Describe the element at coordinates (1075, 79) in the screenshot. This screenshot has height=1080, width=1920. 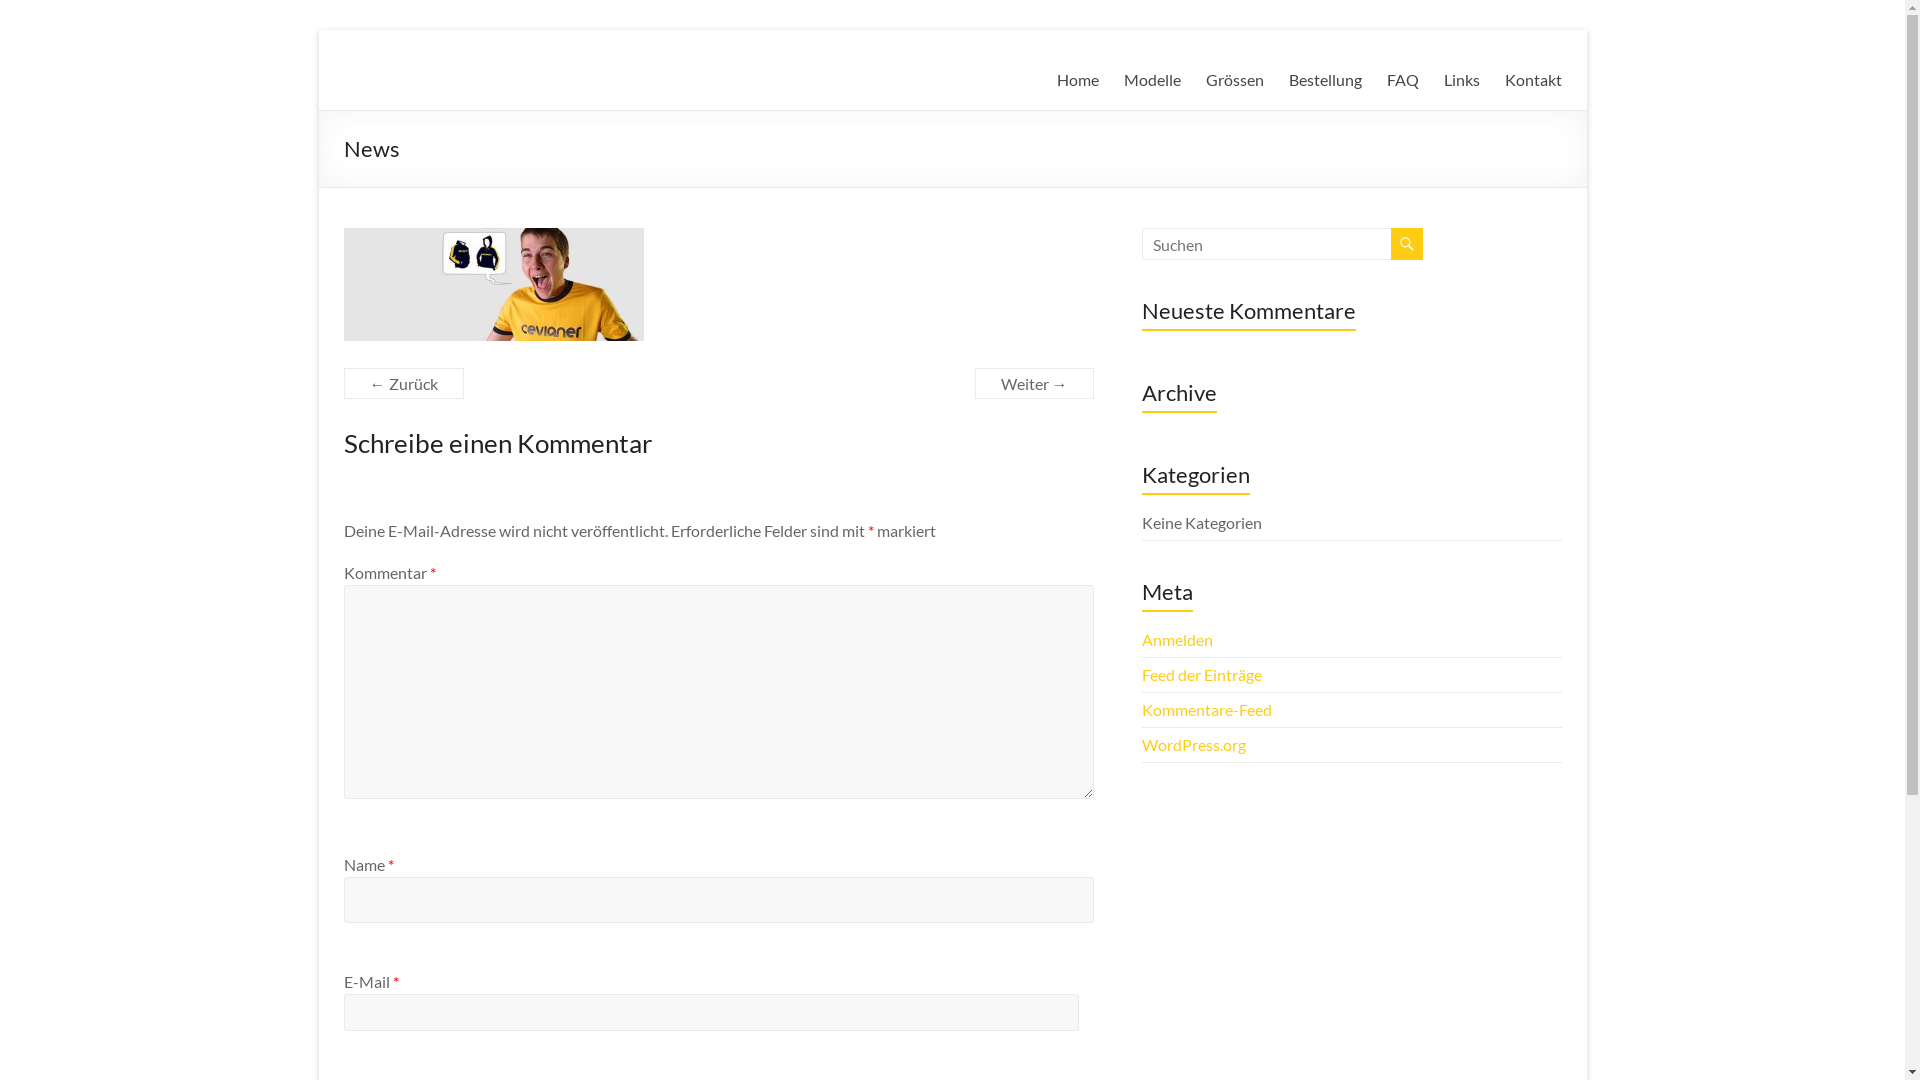
I see `'Home'` at that location.